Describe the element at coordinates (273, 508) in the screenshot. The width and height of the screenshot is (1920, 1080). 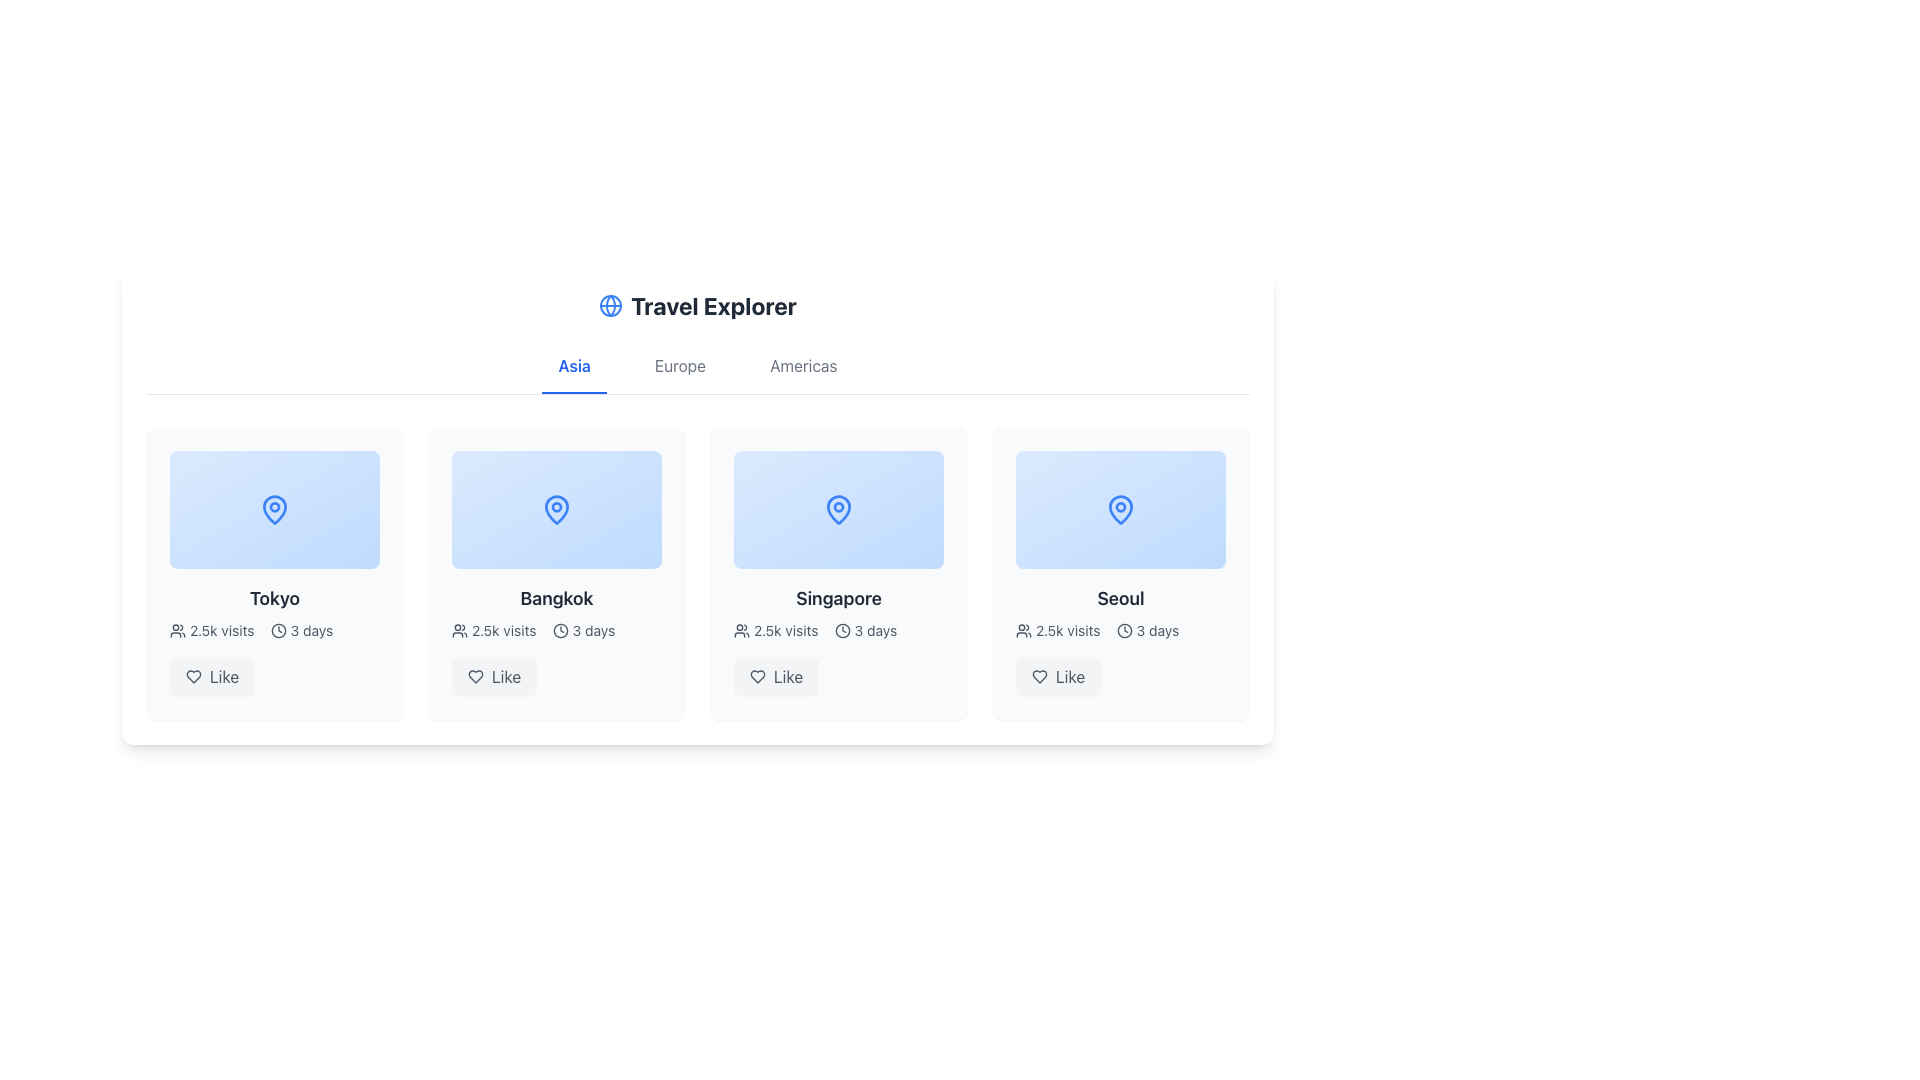
I see `the graphical location marker icon representing 'Tokyo' in the travel card, which is located in the upper half of the card's blue background area` at that location.